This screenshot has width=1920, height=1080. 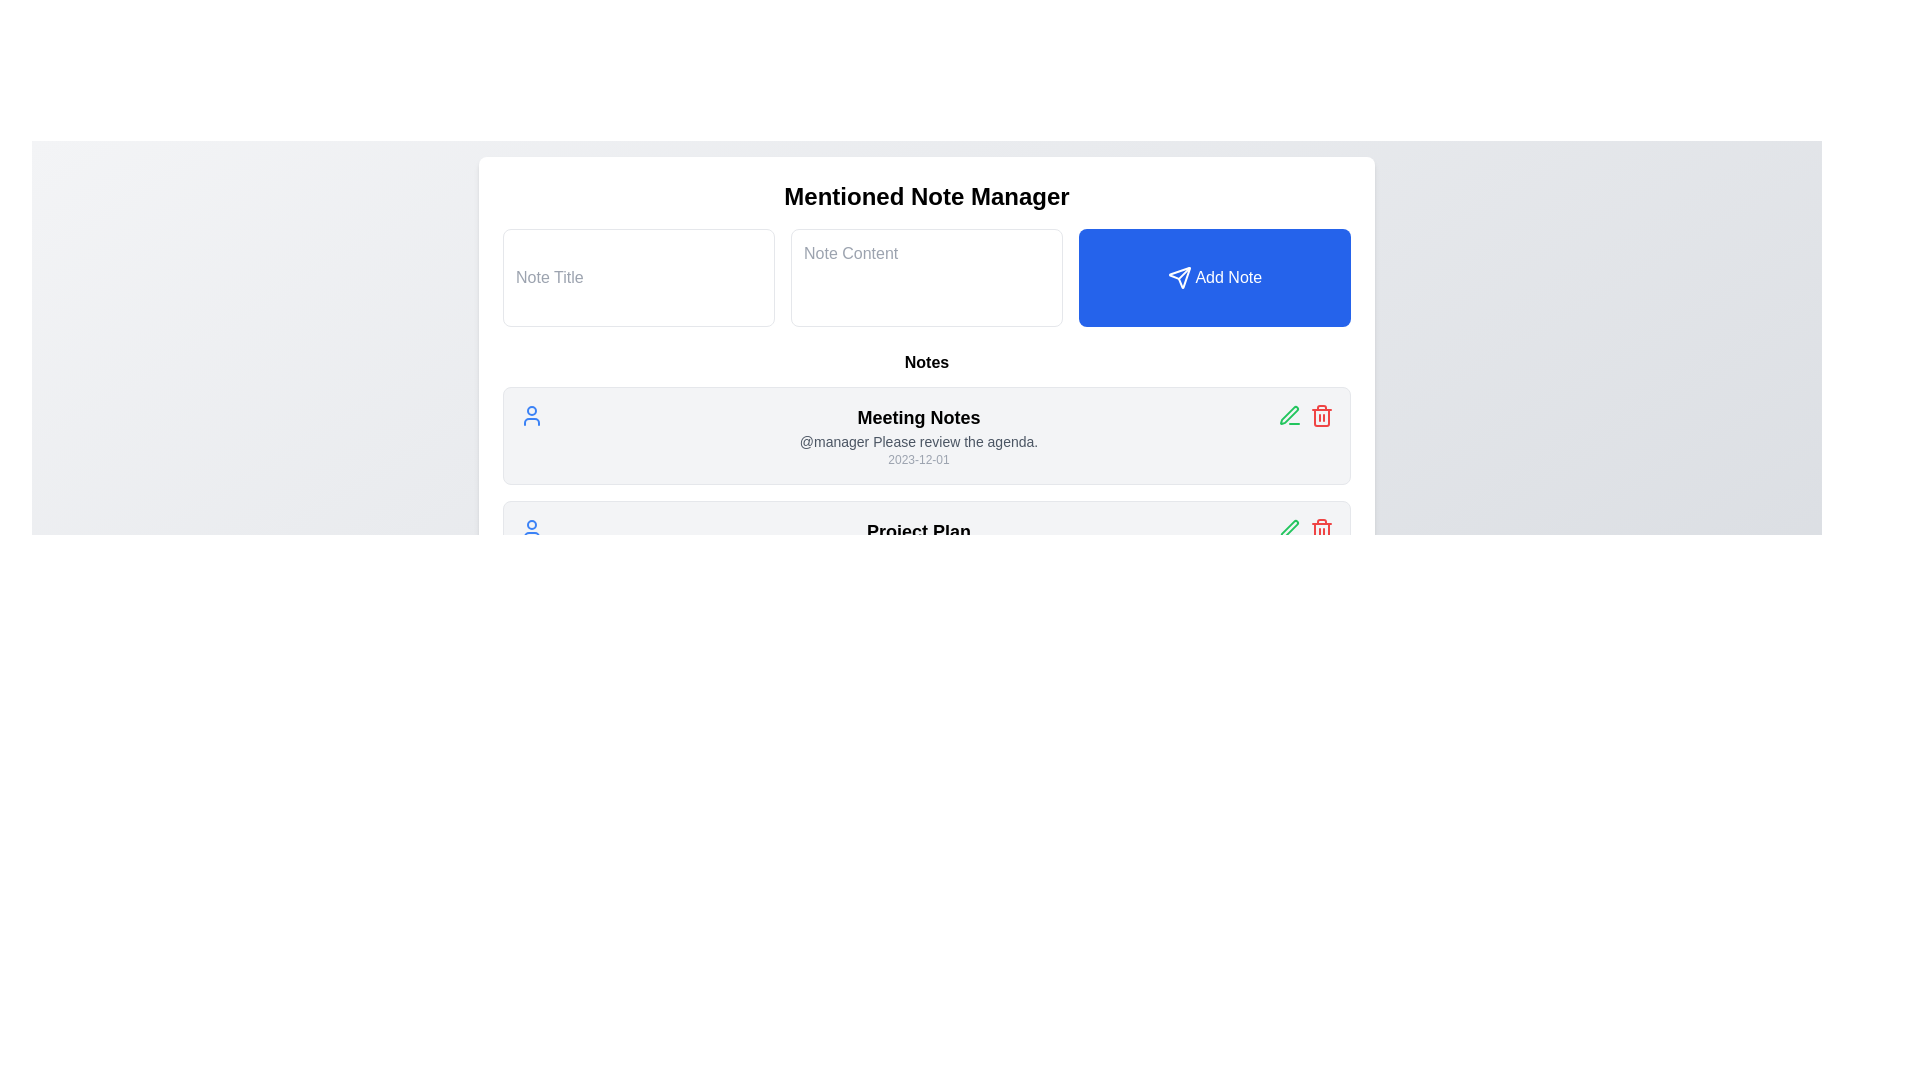 I want to click on the pen-shaped icon button with a green stroke color, located to the left of the trash-can icon and right of the note title in the 'Project Plan' entry, so click(x=1289, y=414).